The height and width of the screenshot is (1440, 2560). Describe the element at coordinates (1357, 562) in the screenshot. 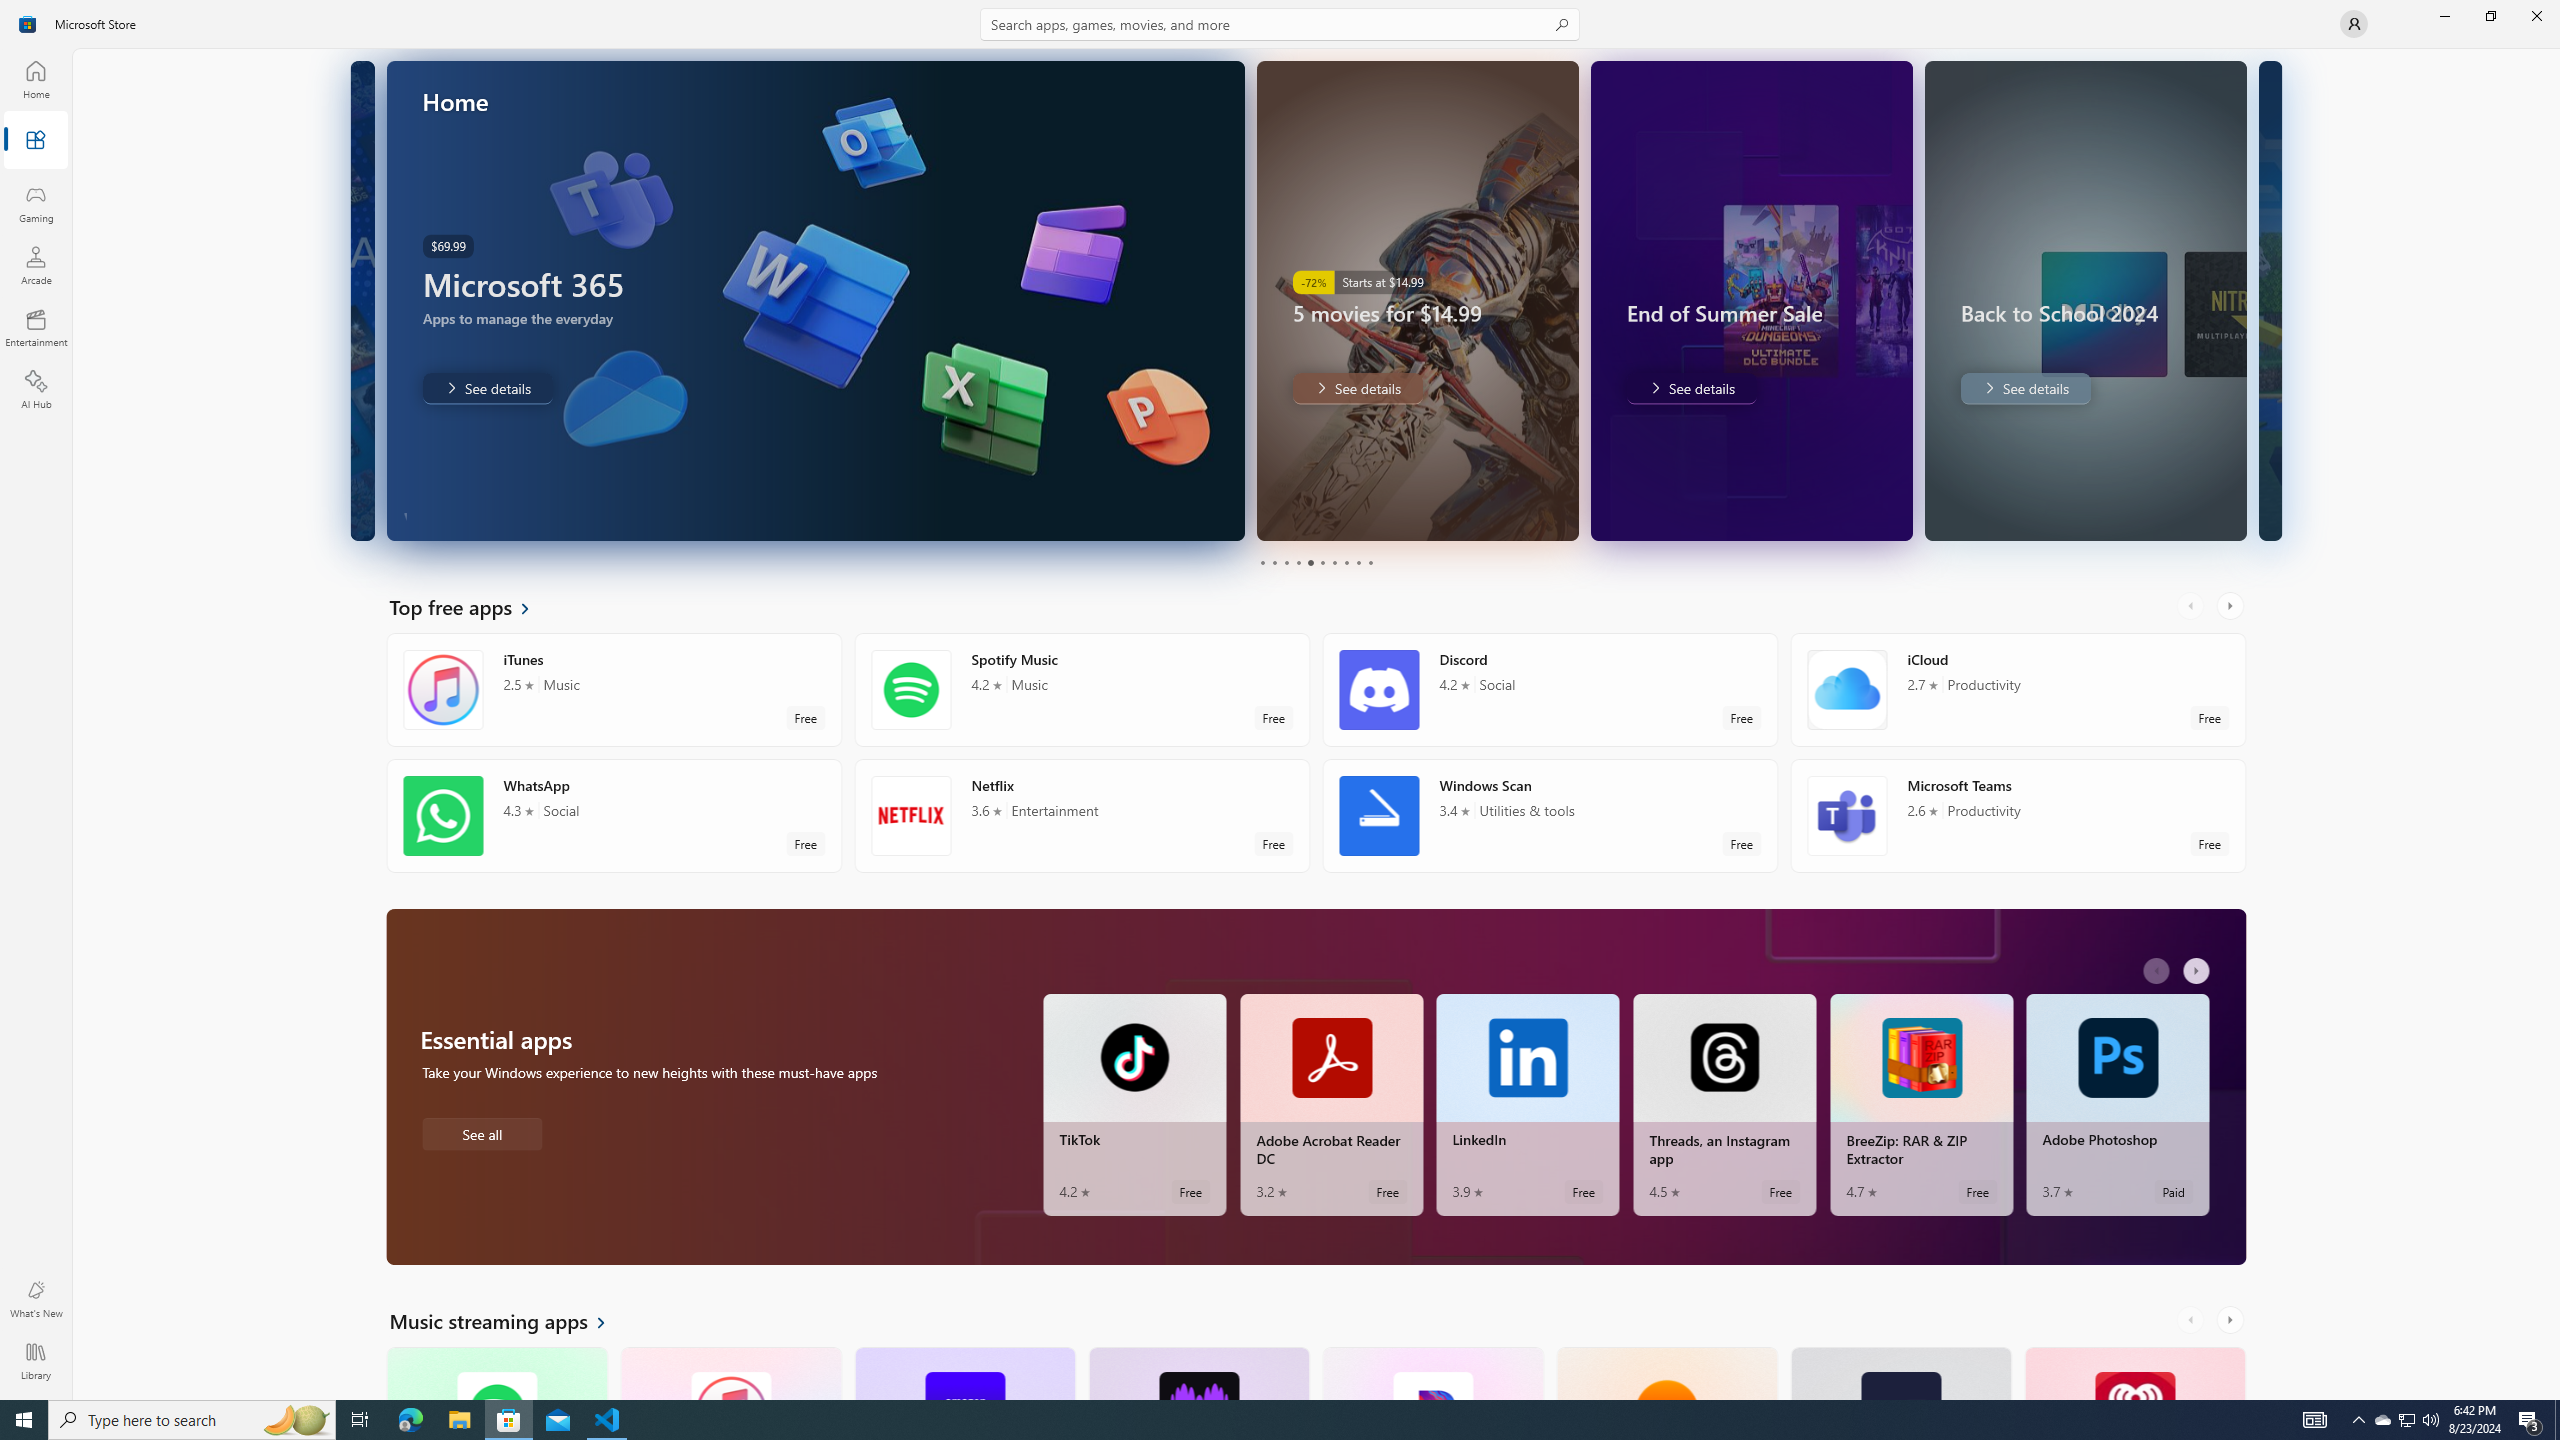

I see `'Page 9'` at that location.